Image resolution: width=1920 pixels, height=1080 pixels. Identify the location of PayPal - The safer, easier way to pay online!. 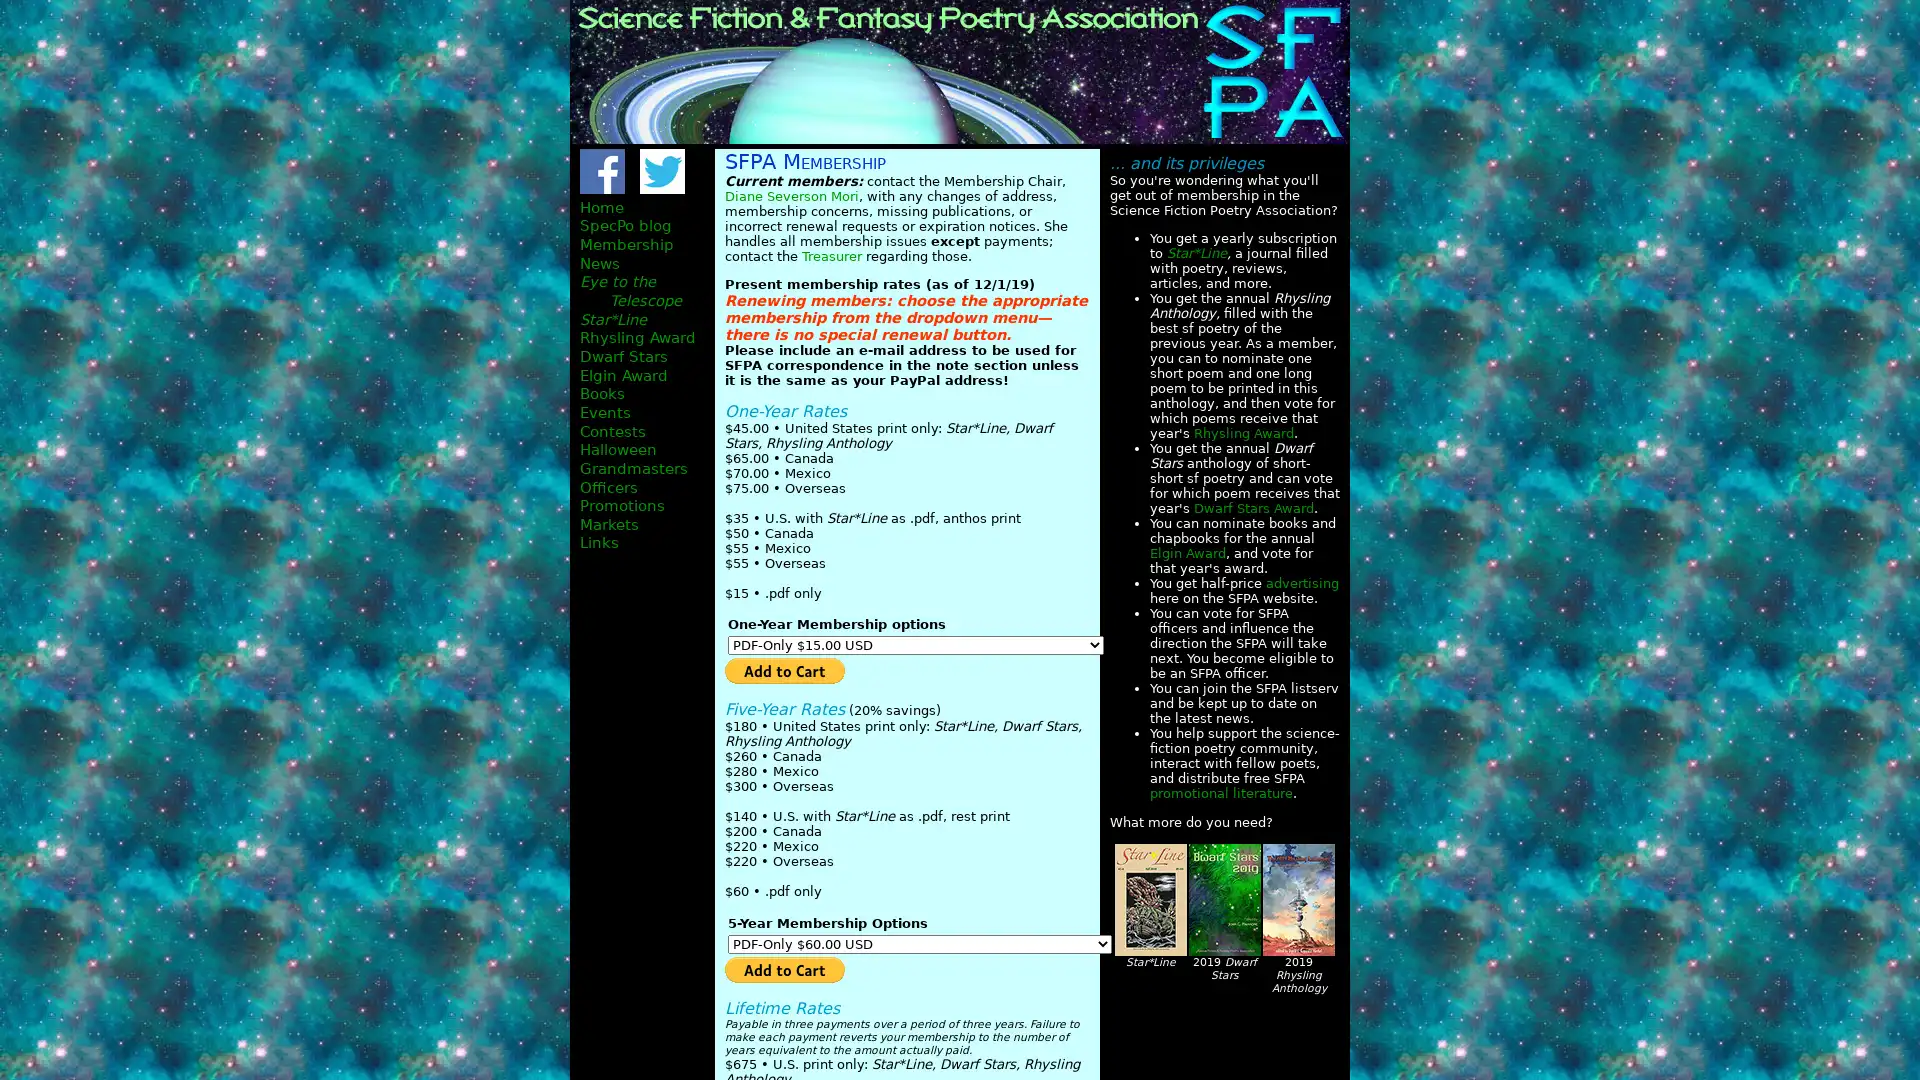
(784, 967).